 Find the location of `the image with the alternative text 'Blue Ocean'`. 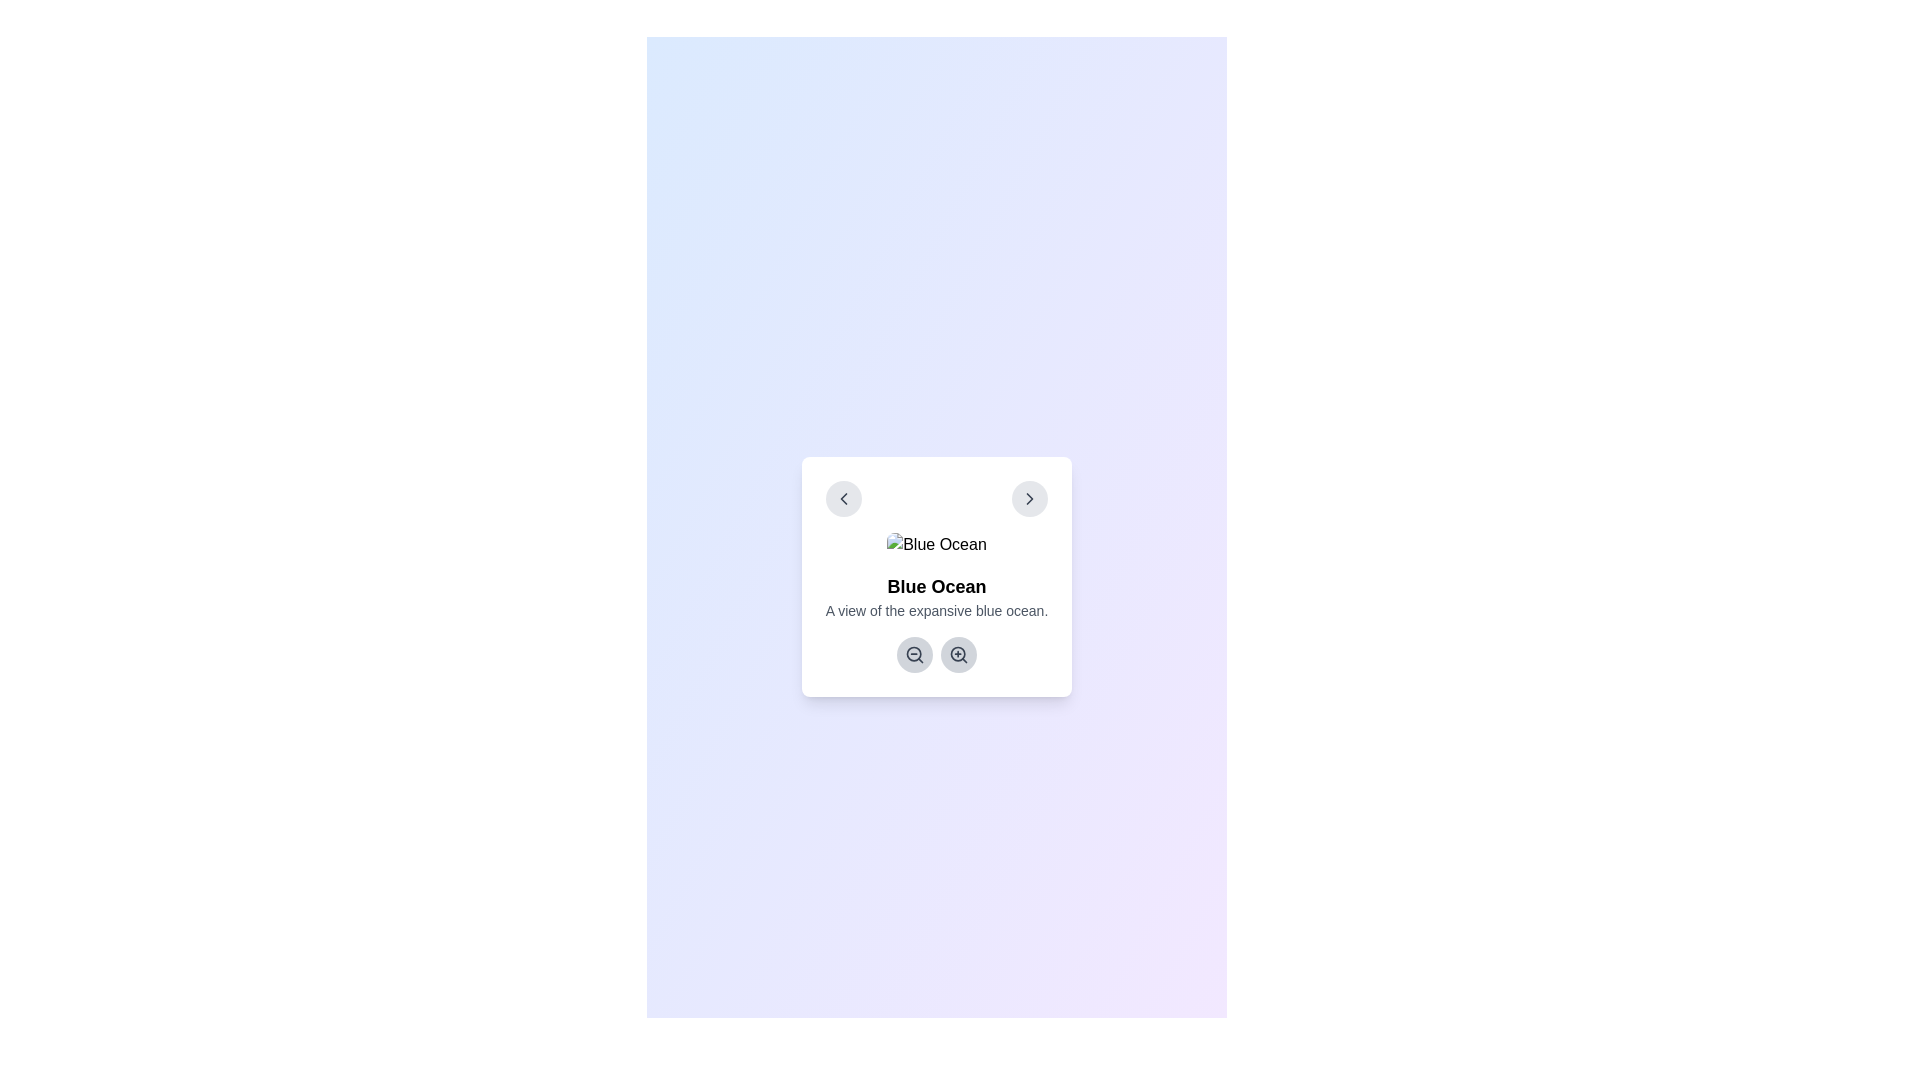

the image with the alternative text 'Blue Ocean' is located at coordinates (935, 544).